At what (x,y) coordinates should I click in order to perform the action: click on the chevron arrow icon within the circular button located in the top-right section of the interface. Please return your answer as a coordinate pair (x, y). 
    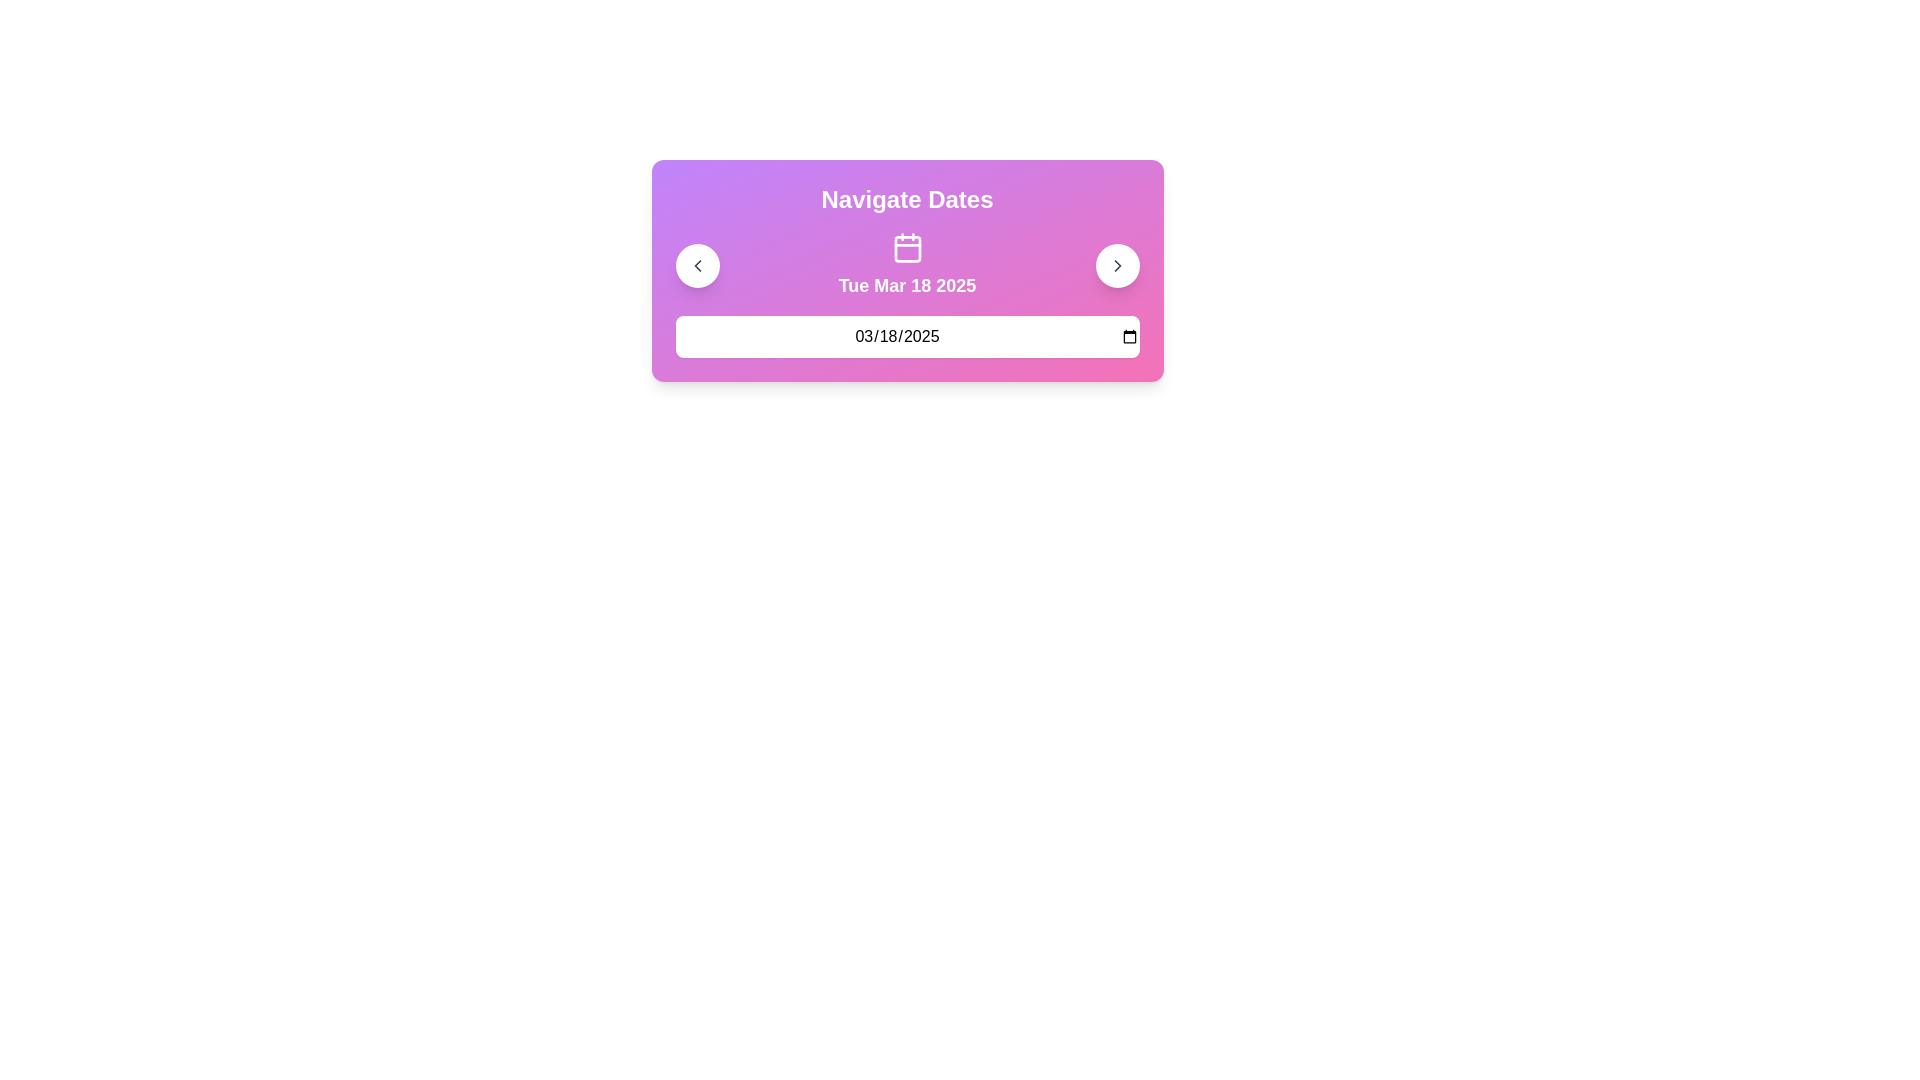
    Looking at the image, I should click on (1116, 265).